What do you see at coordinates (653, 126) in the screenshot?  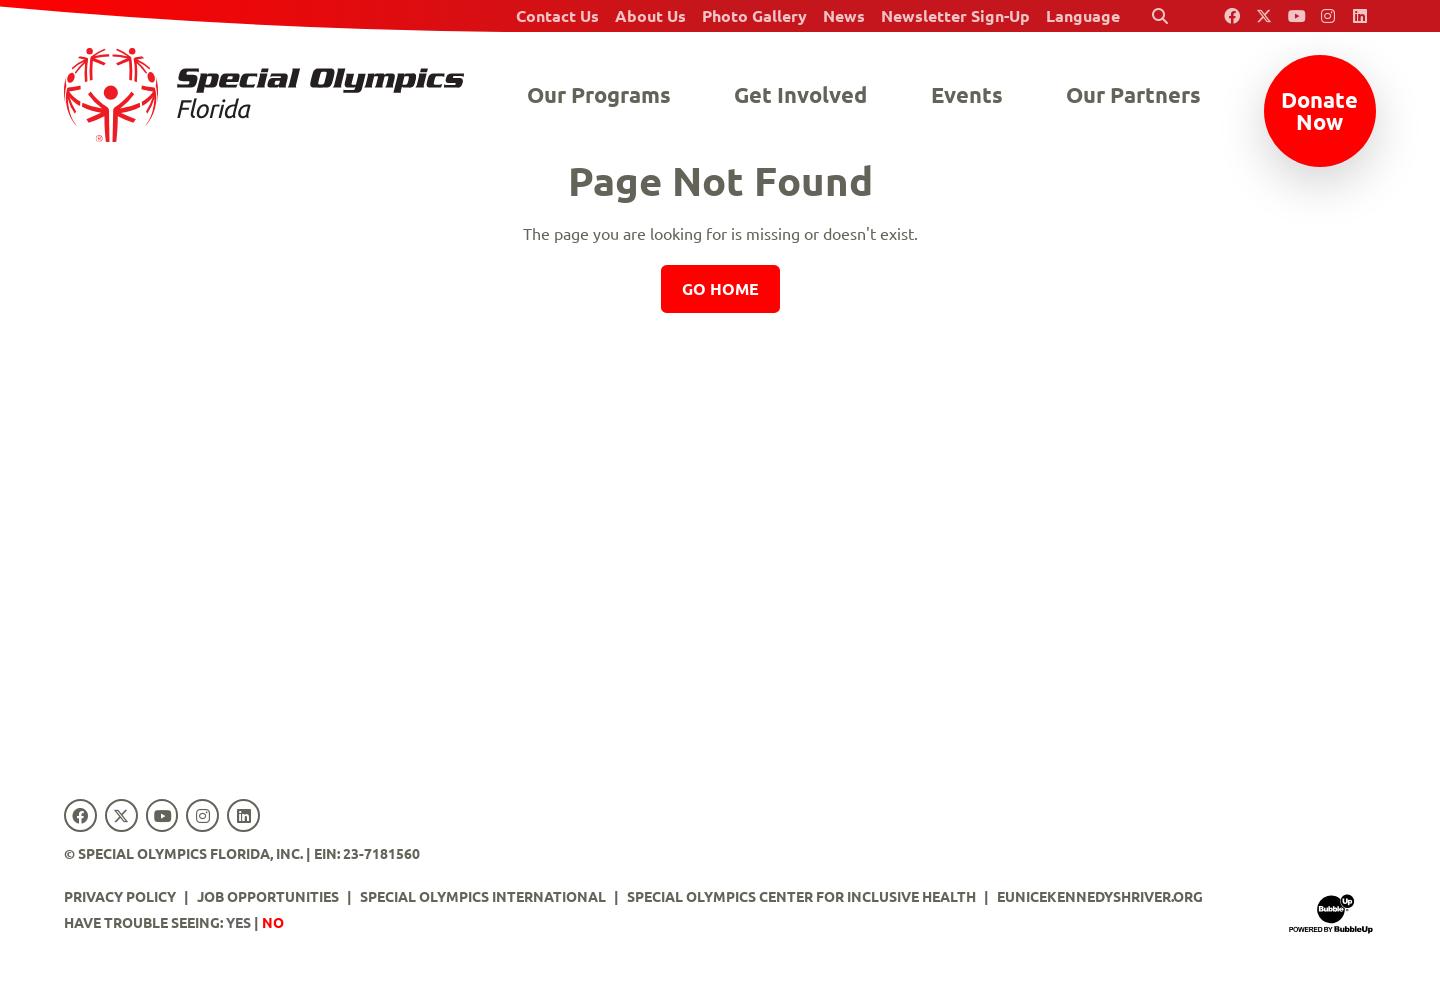 I see `'Staff'` at bounding box center [653, 126].